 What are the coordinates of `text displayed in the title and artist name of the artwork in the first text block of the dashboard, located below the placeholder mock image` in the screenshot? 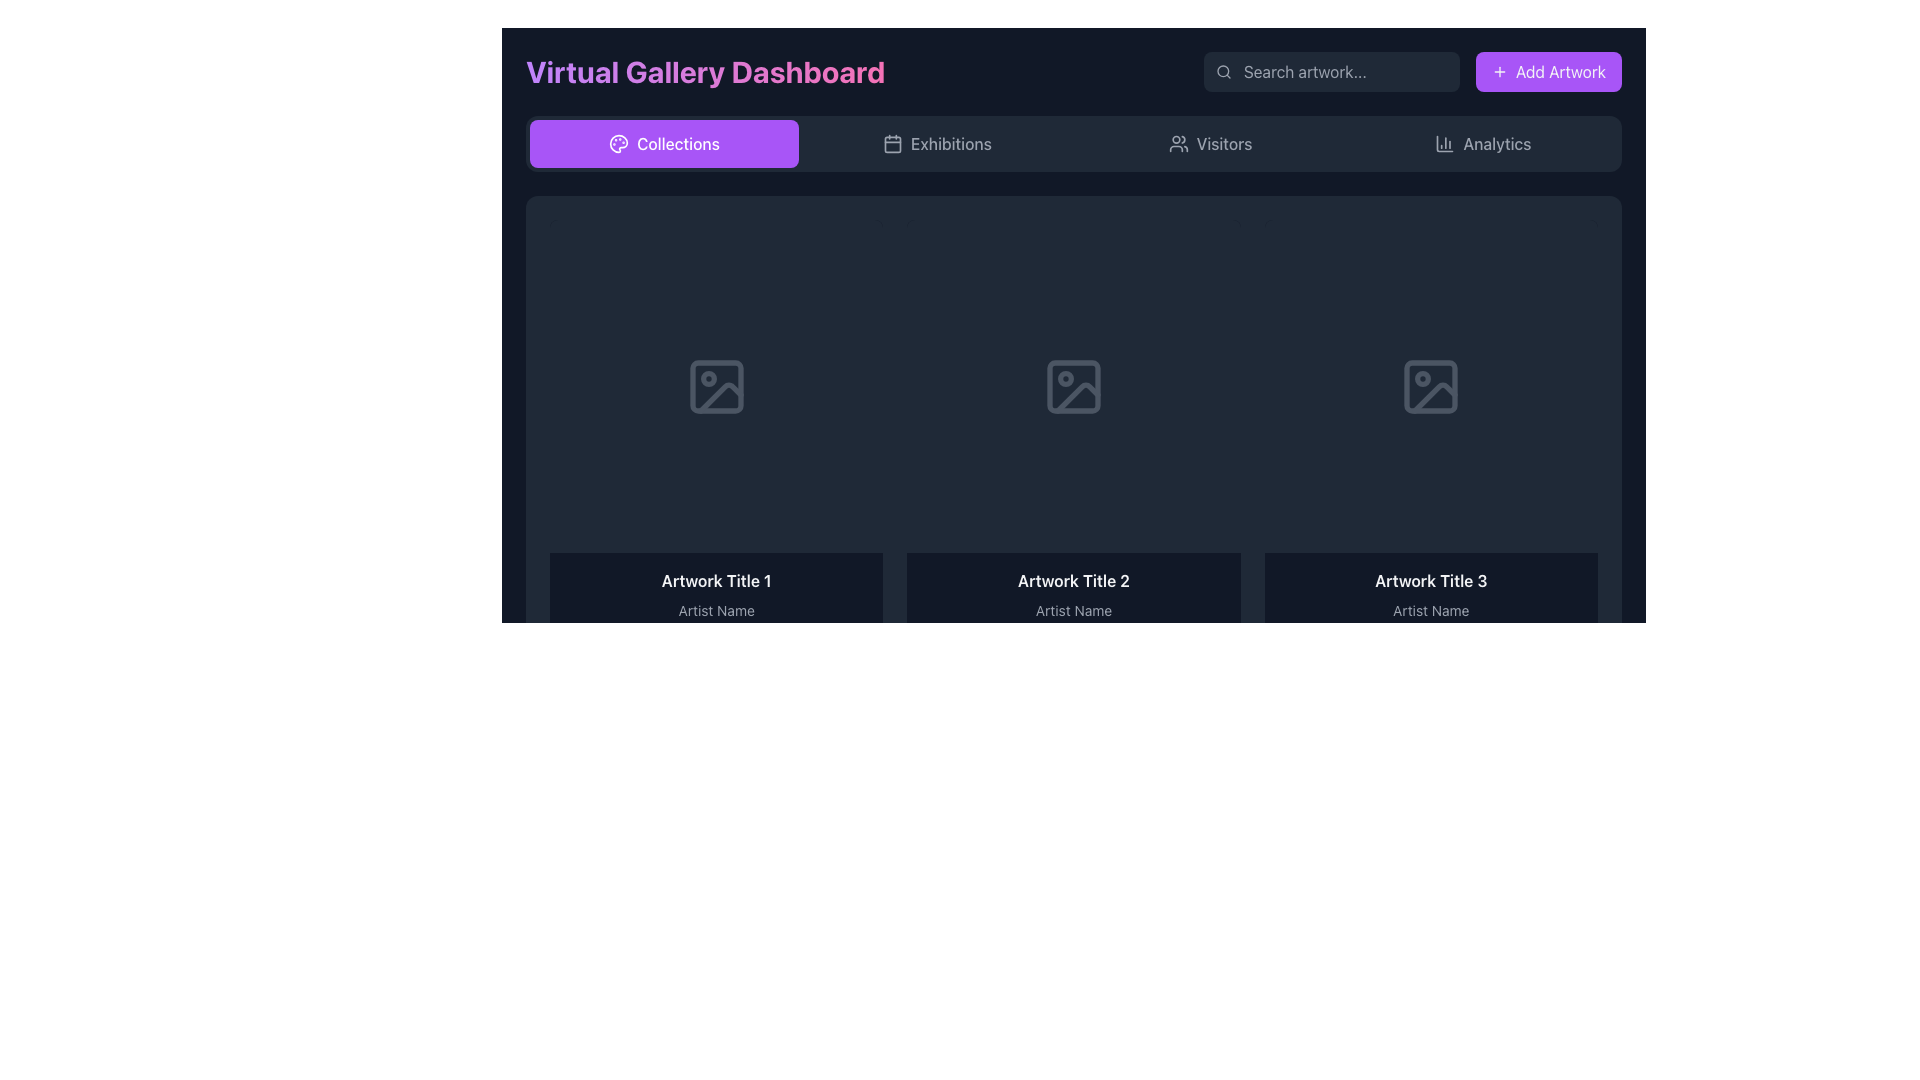 It's located at (716, 608).